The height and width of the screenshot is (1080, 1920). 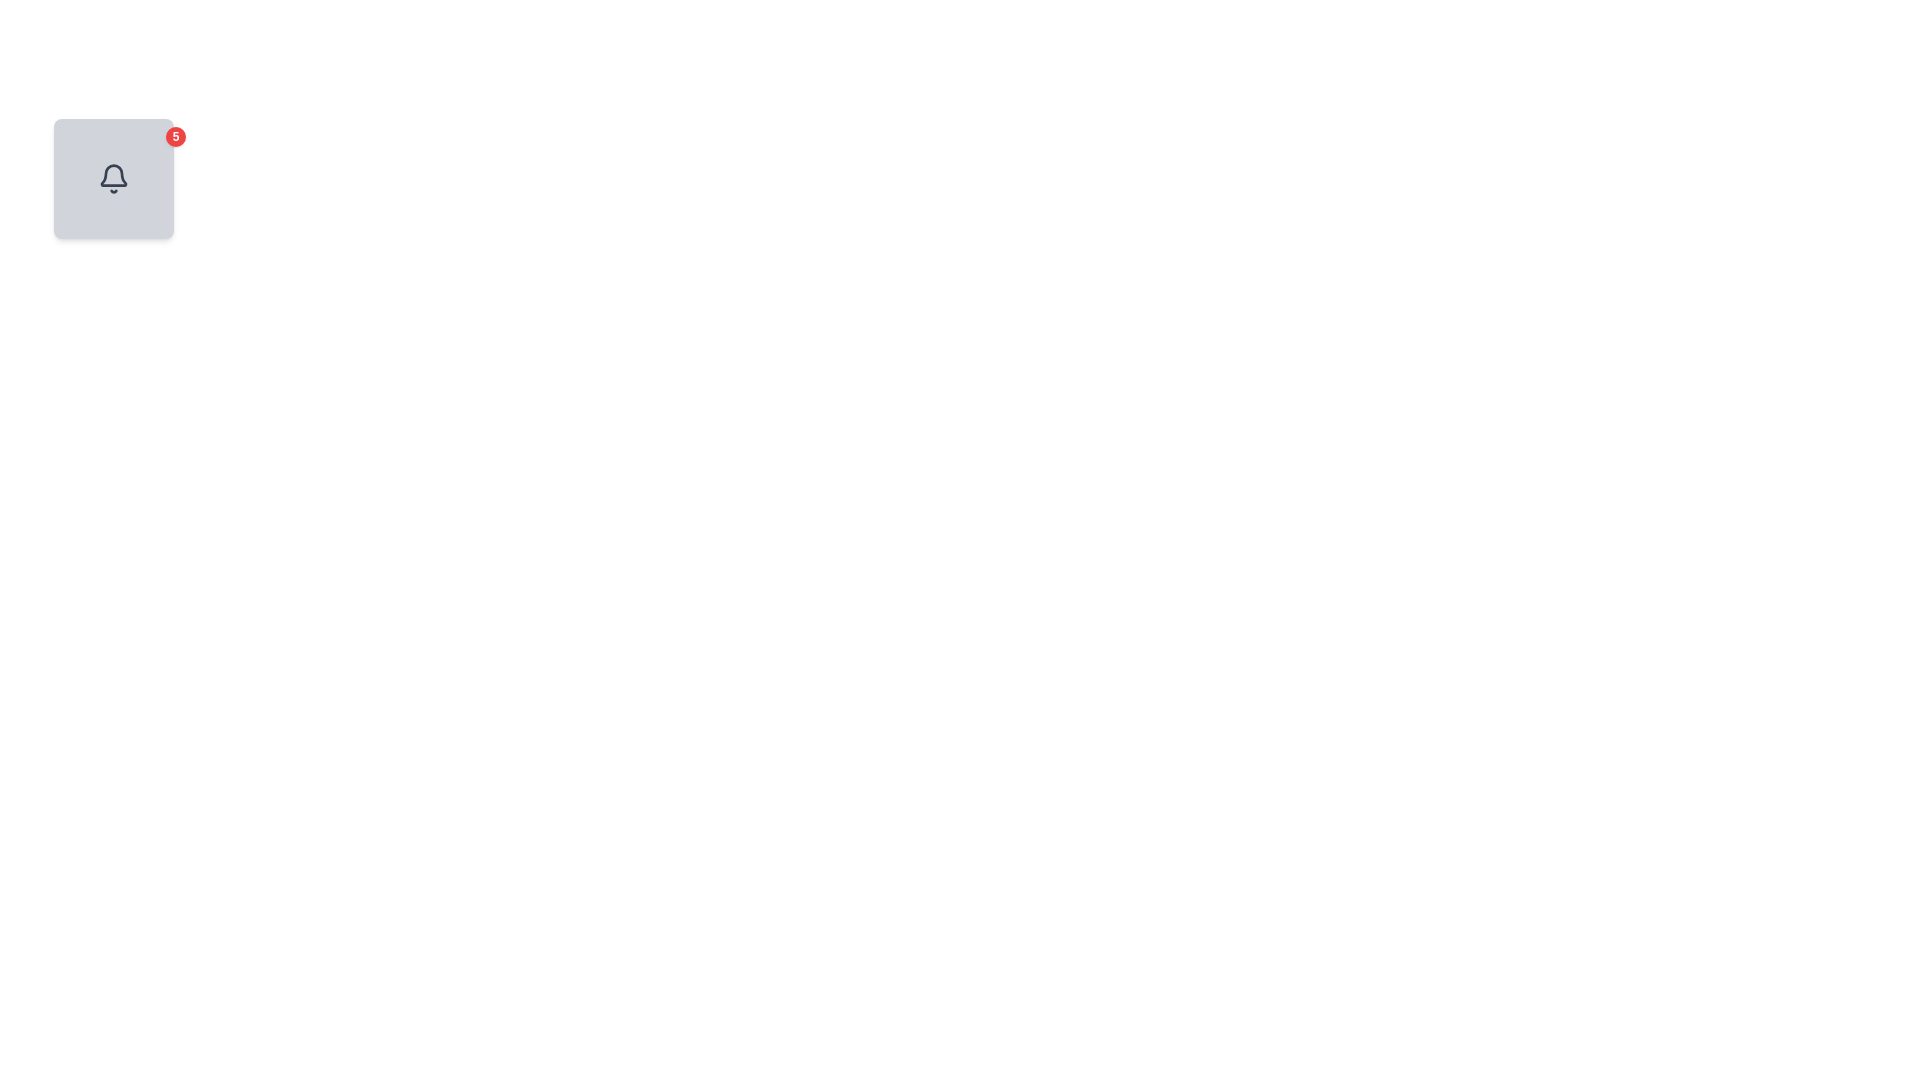 What do you see at coordinates (176, 136) in the screenshot?
I see `the count displayed on the small circular badge with a red background and white text showing '5', located at the top-right corner of the notification bell icon` at bounding box center [176, 136].